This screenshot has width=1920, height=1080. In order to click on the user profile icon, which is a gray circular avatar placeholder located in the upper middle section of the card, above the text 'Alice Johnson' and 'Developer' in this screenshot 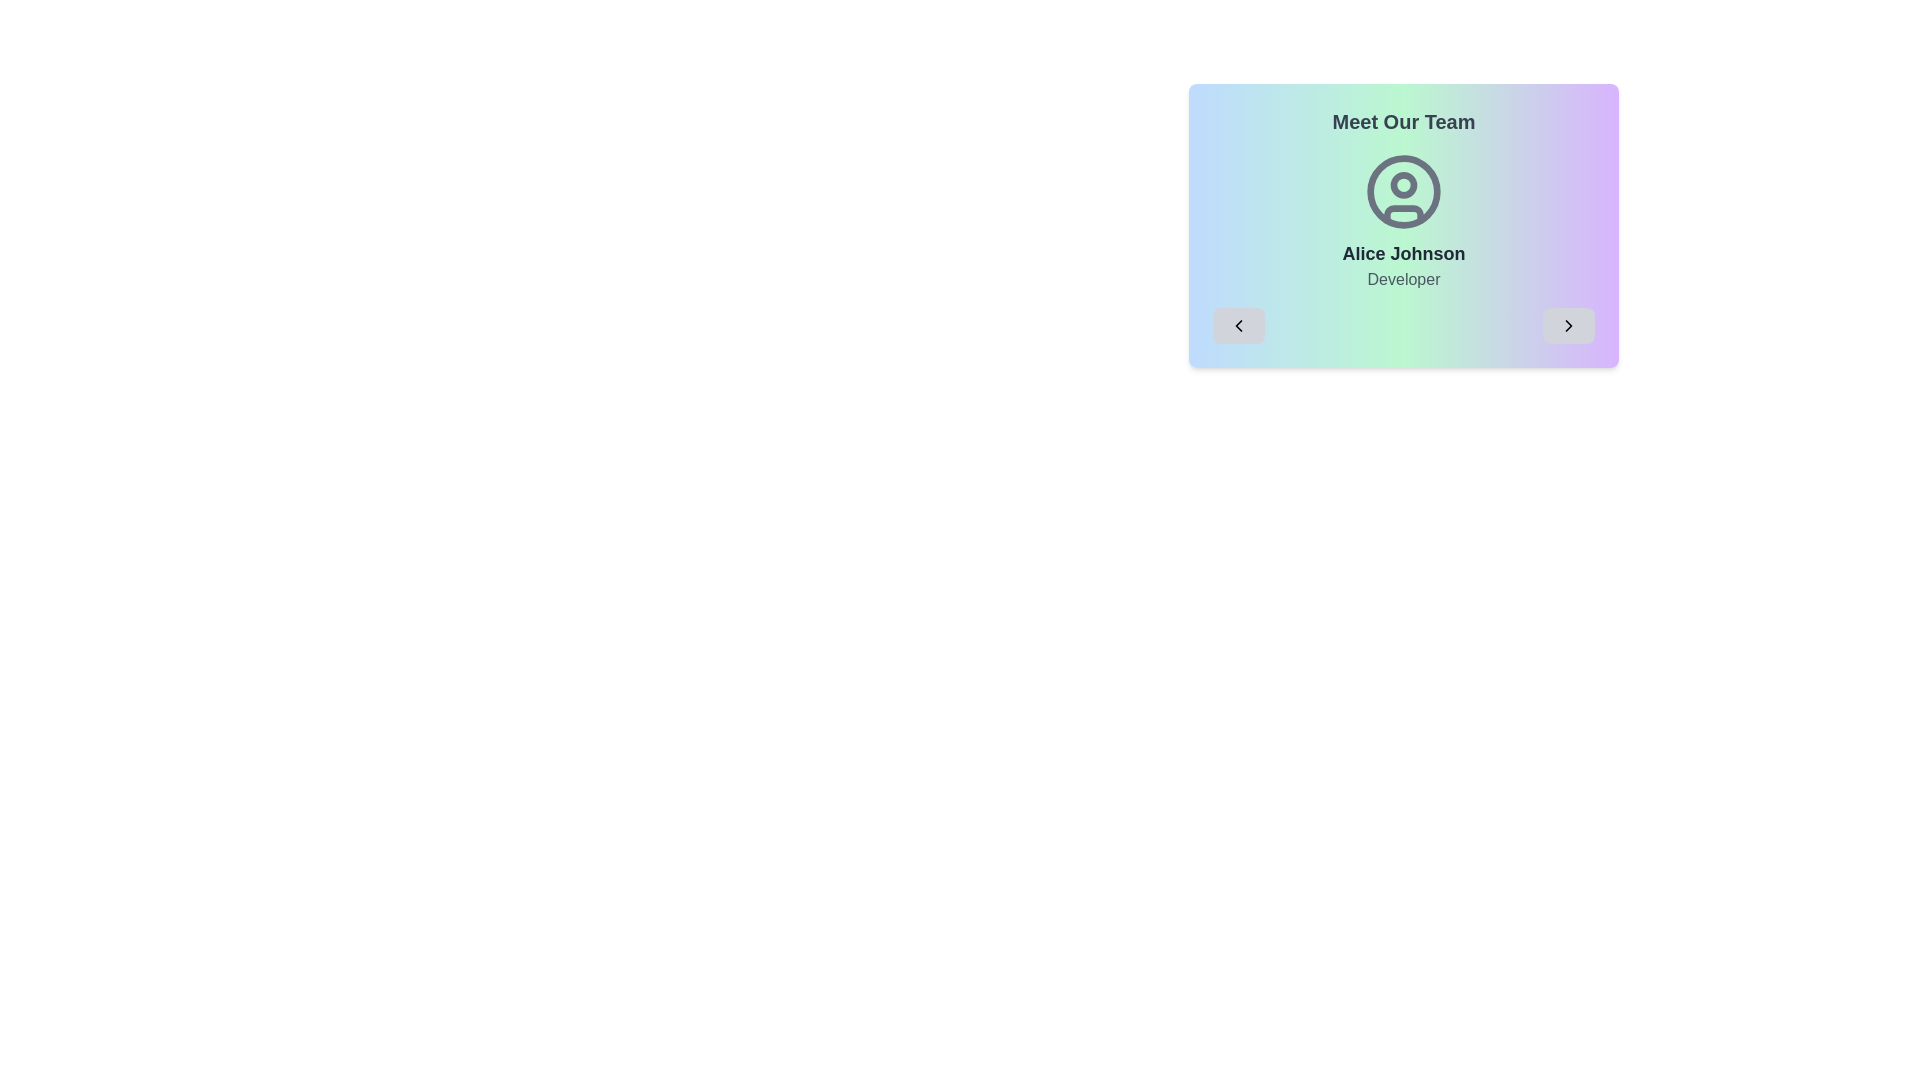, I will do `click(1402, 192)`.